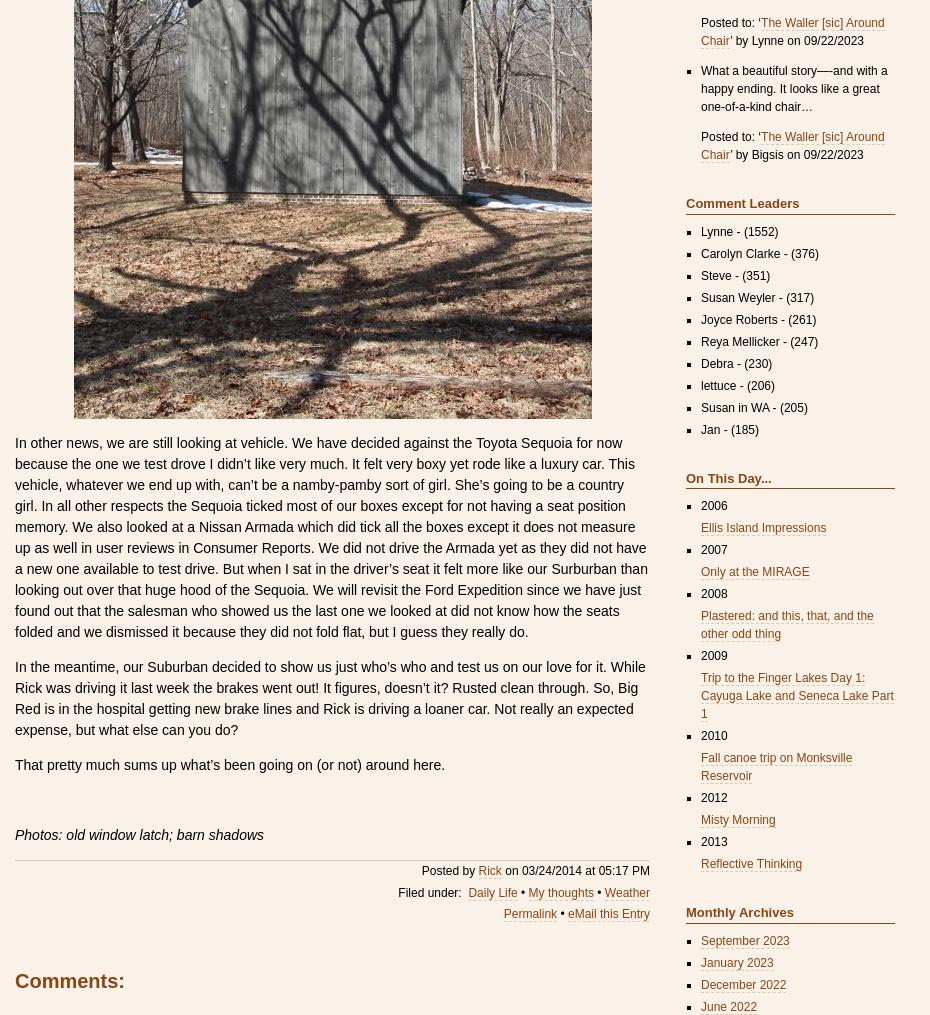 Image resolution: width=930 pixels, height=1015 pixels. Describe the element at coordinates (759, 253) in the screenshot. I see `'Carolyn Clarke - (376)'` at that location.